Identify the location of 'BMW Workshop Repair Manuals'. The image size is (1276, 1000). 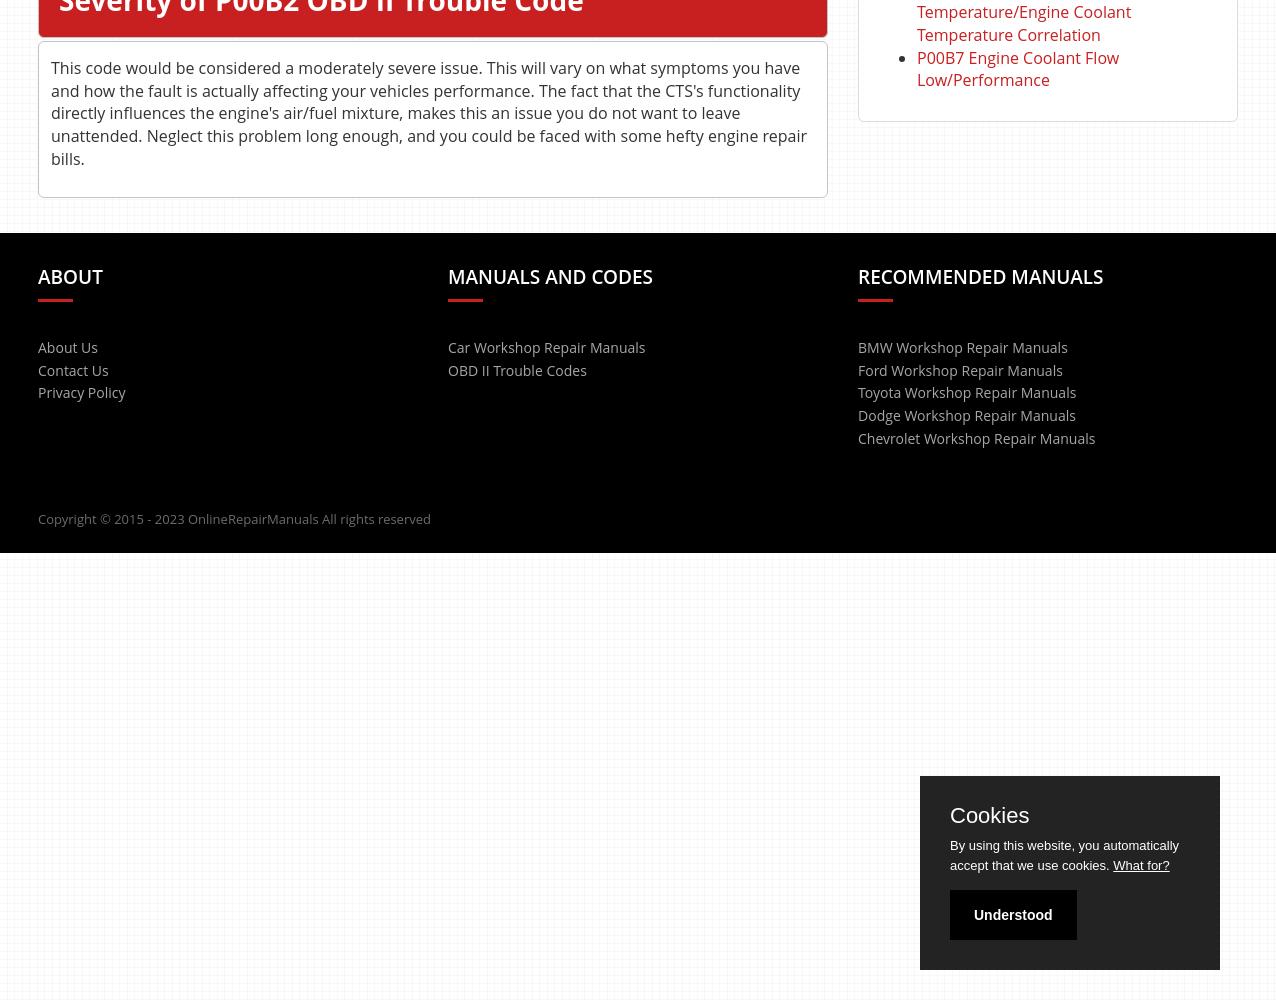
(962, 345).